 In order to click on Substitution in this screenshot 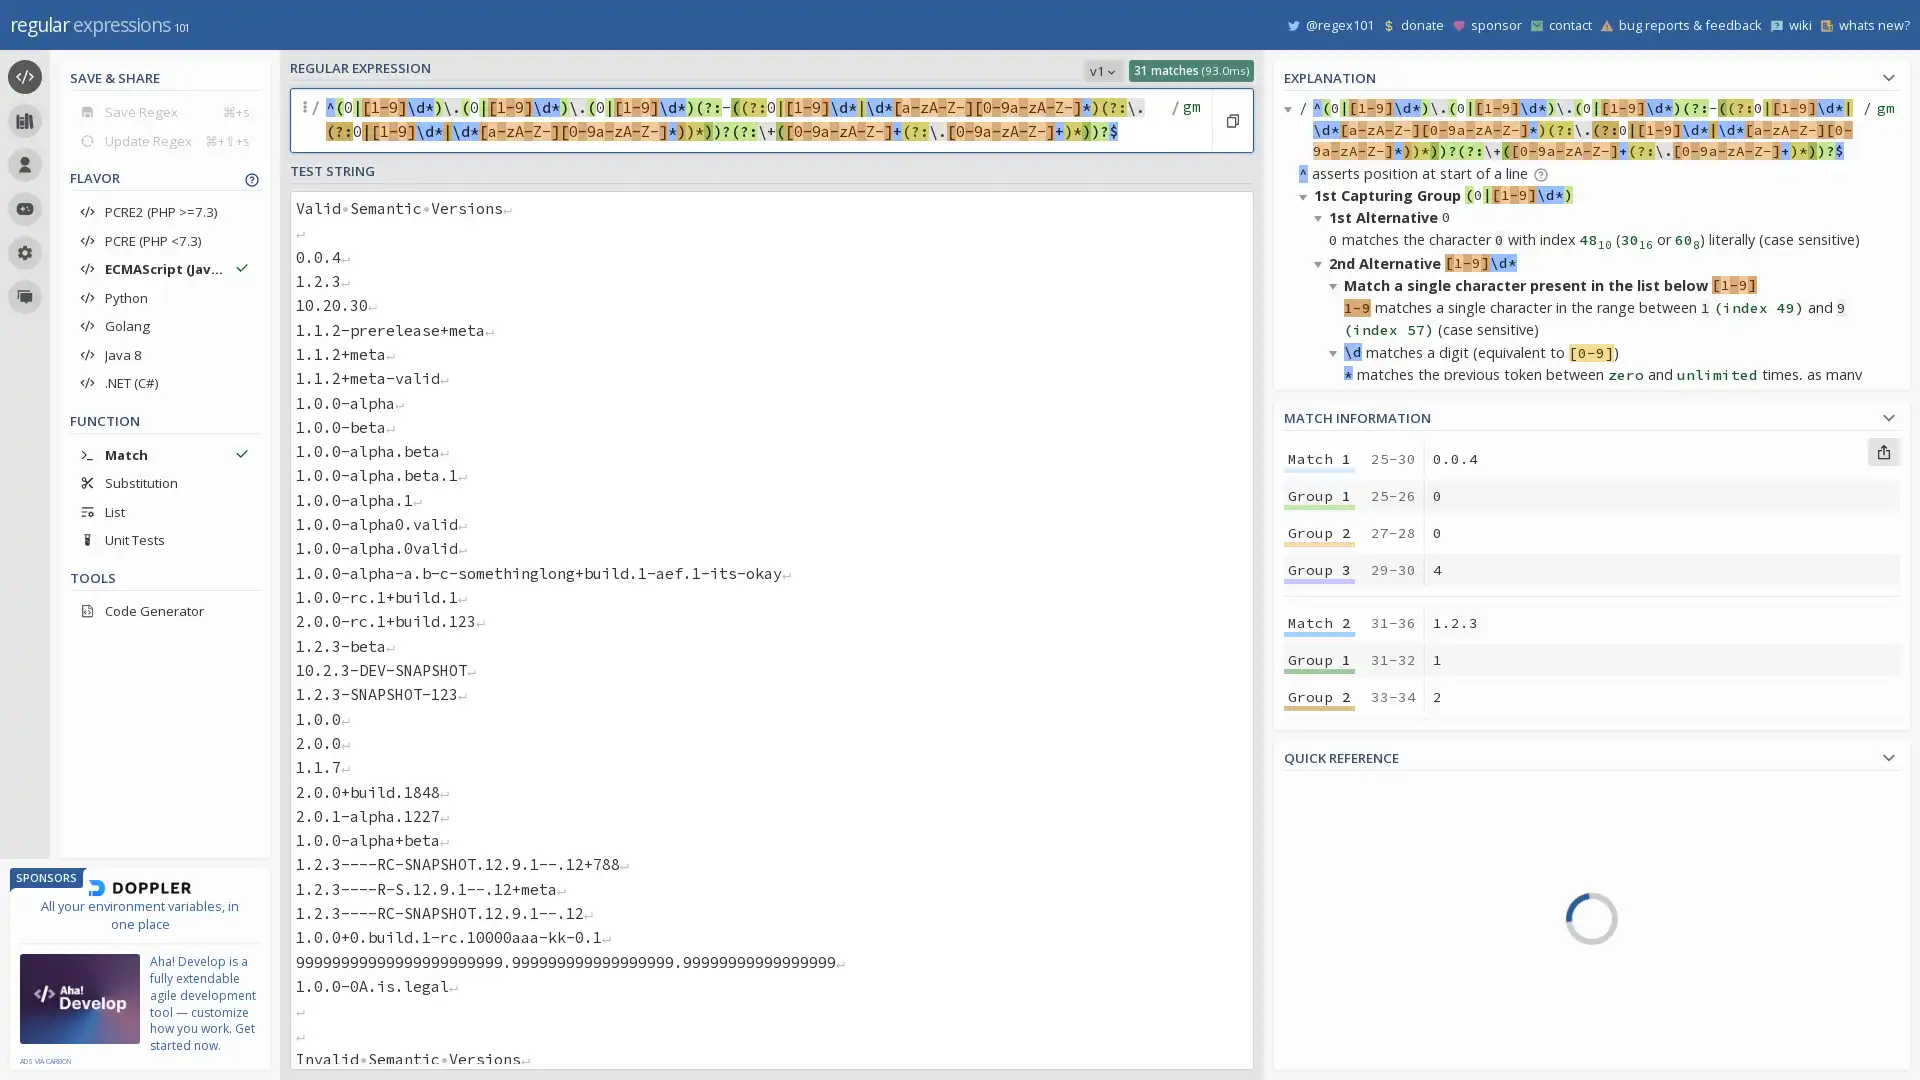, I will do `click(164, 482)`.